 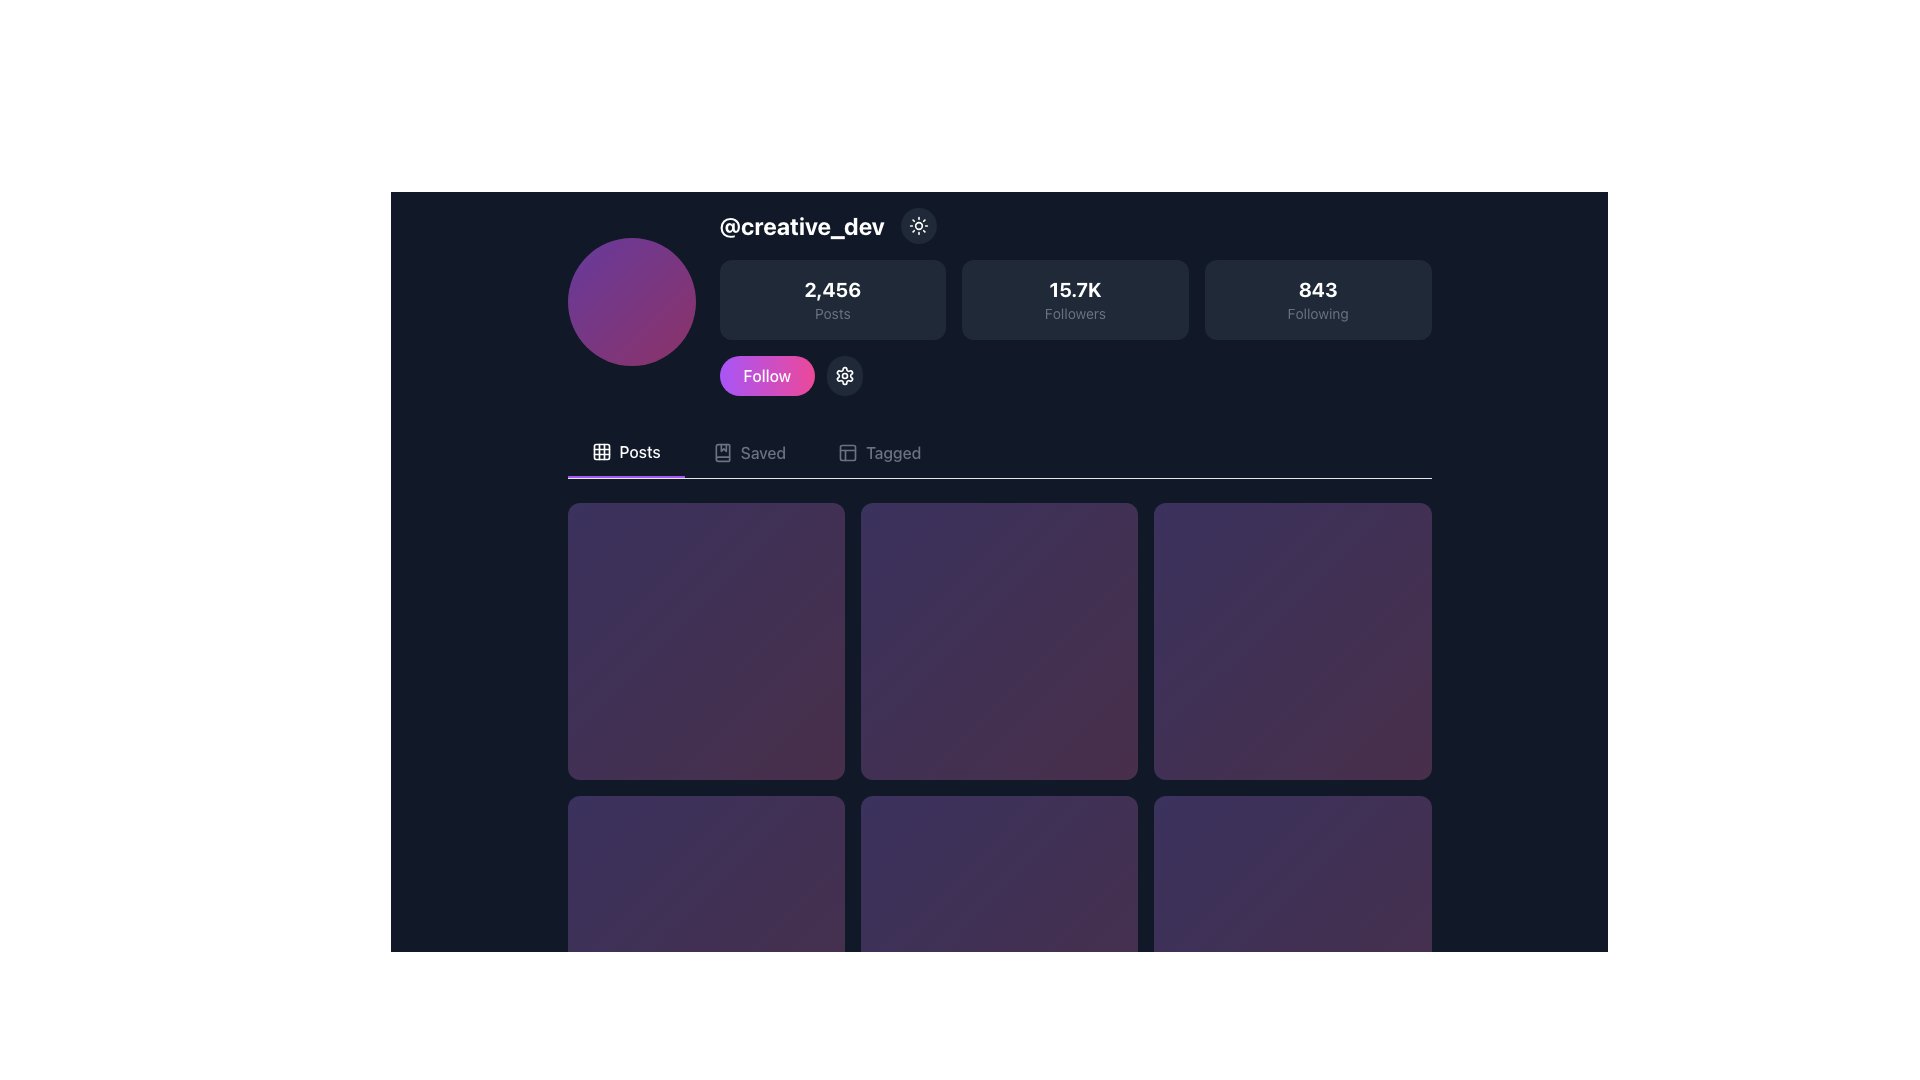 I want to click on label indicating the count of followed accounts, which is displayed below the number '843' in the horizontal layout, so click(x=1318, y=313).